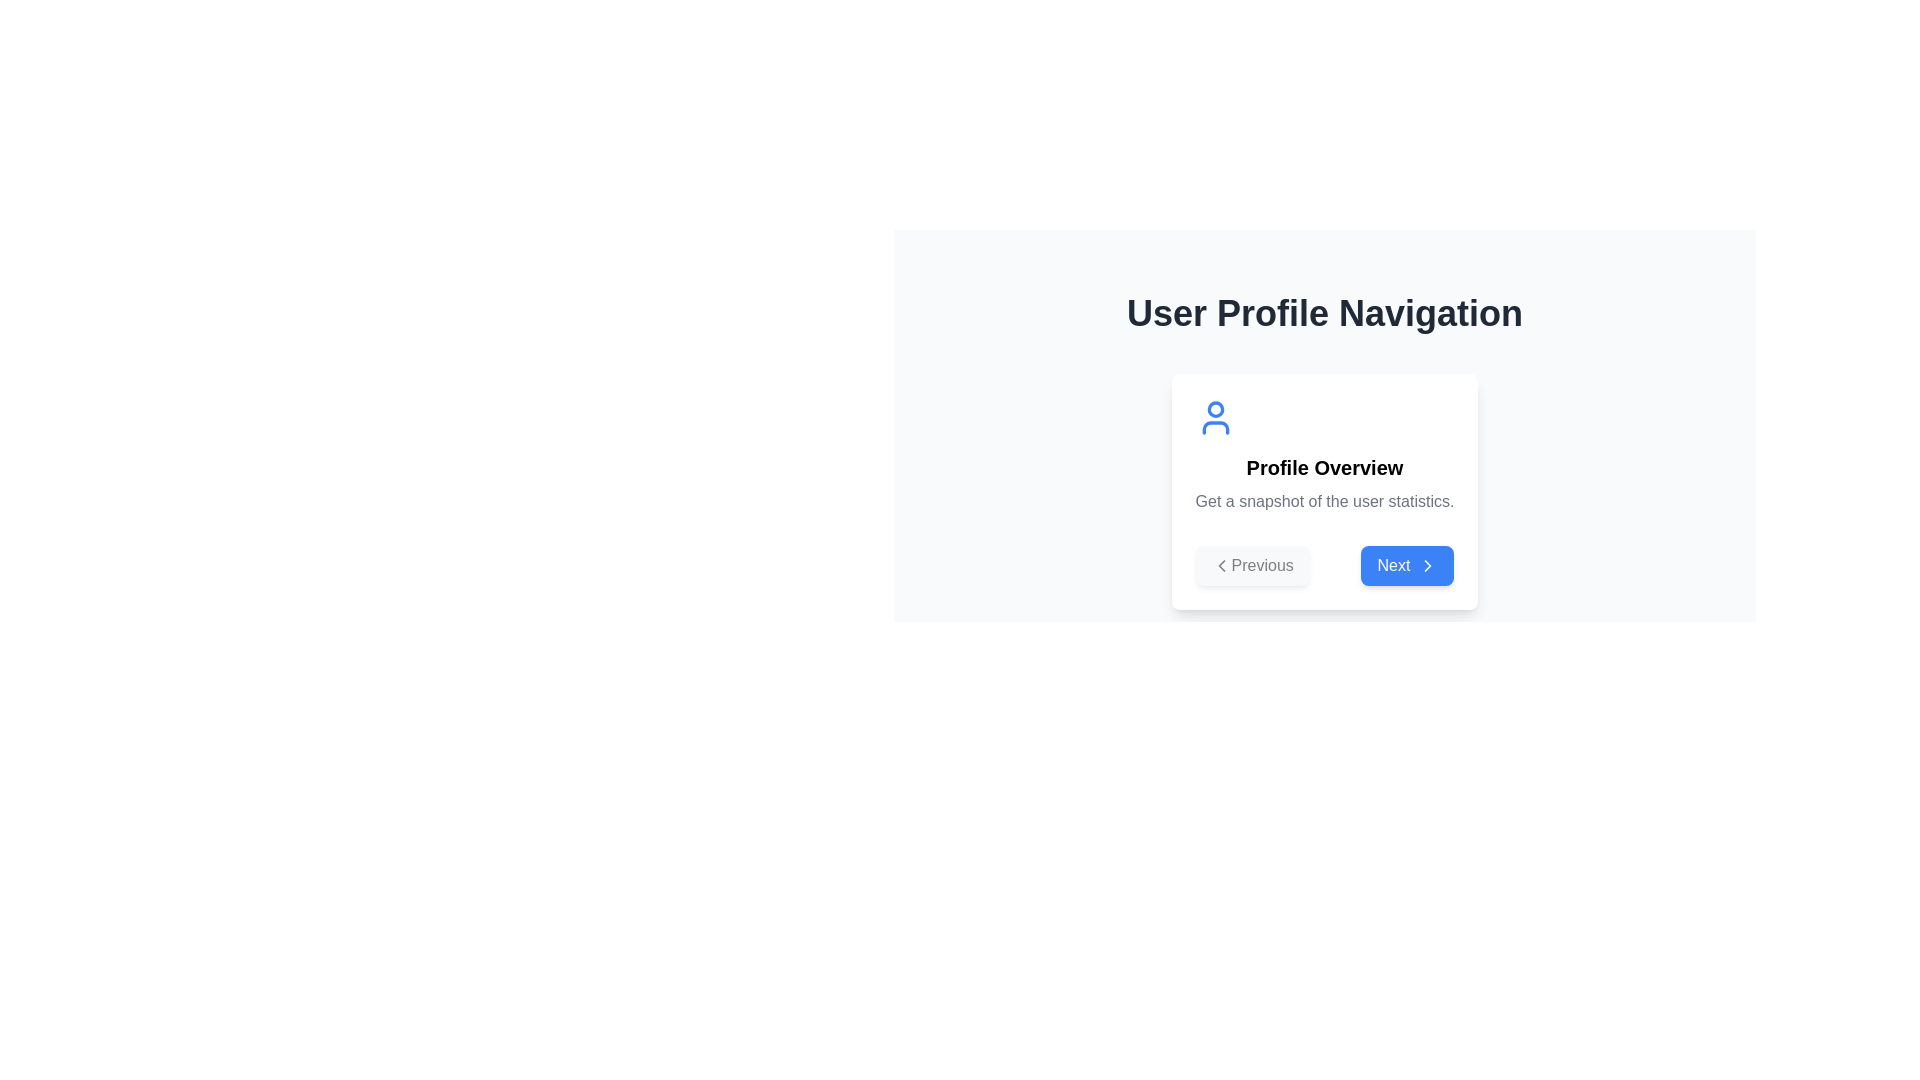 Image resolution: width=1920 pixels, height=1080 pixels. What do you see at coordinates (1427, 566) in the screenshot?
I see `the SVG Chevron icon located on the right side of the 'Next' button, which visually indicates the forward action` at bounding box center [1427, 566].